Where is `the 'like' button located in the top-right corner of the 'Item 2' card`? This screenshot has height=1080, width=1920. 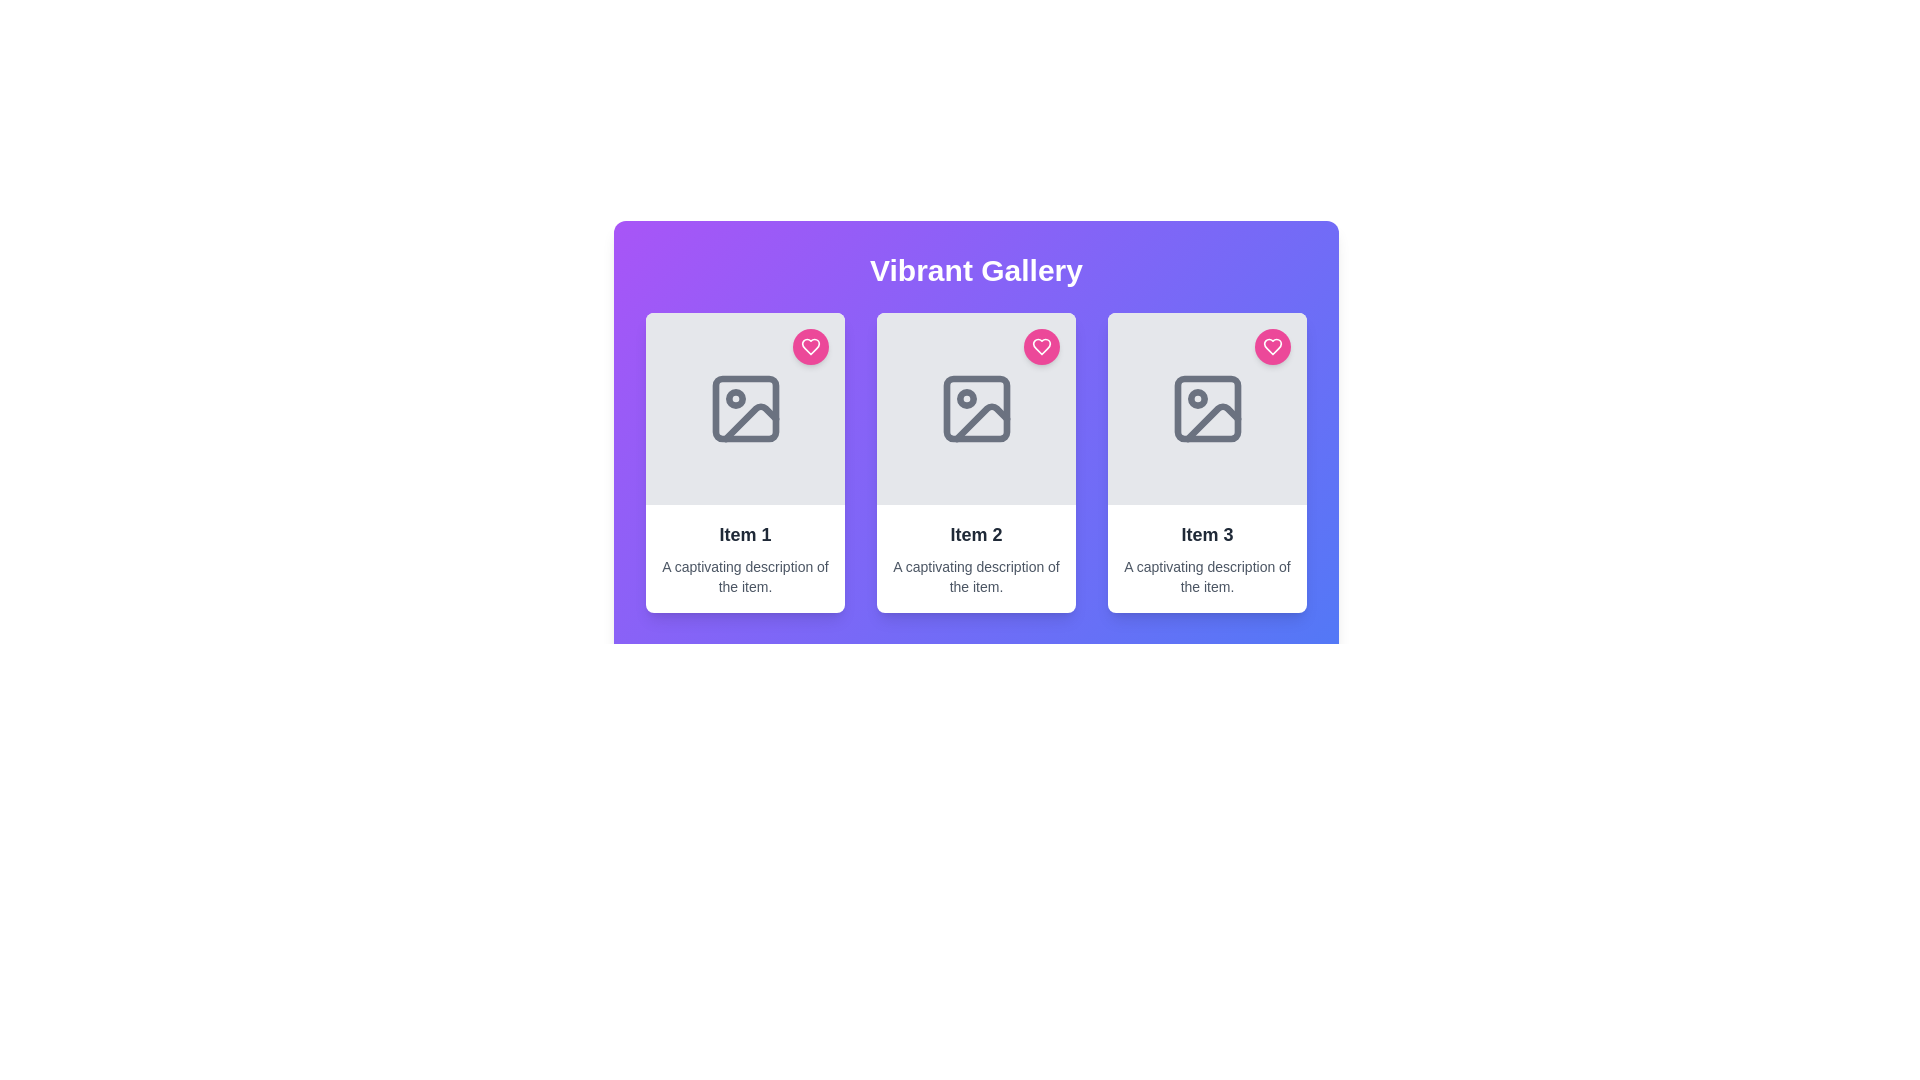
the 'like' button located in the top-right corner of the 'Item 2' card is located at coordinates (1040, 346).